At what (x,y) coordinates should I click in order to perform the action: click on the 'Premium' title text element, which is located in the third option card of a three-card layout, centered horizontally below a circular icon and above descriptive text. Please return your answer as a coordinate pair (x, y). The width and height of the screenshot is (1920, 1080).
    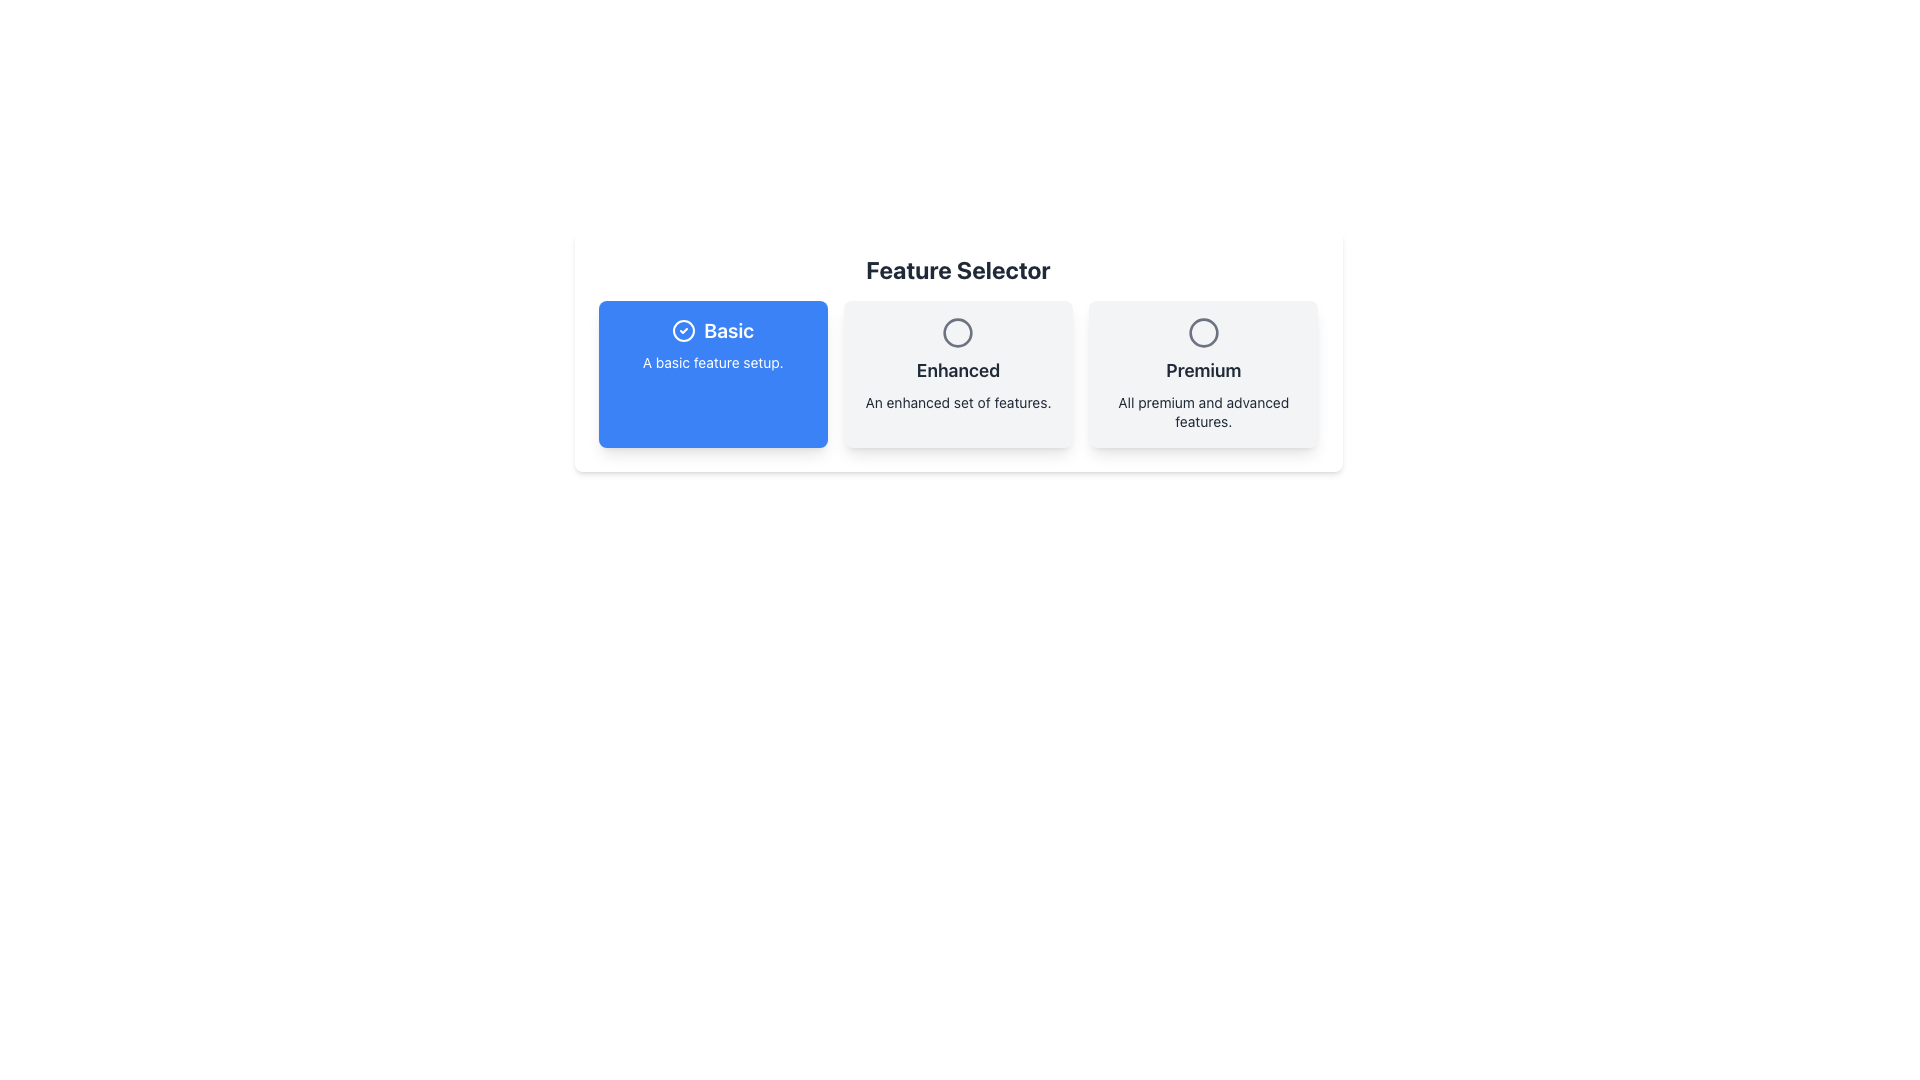
    Looking at the image, I should click on (1202, 370).